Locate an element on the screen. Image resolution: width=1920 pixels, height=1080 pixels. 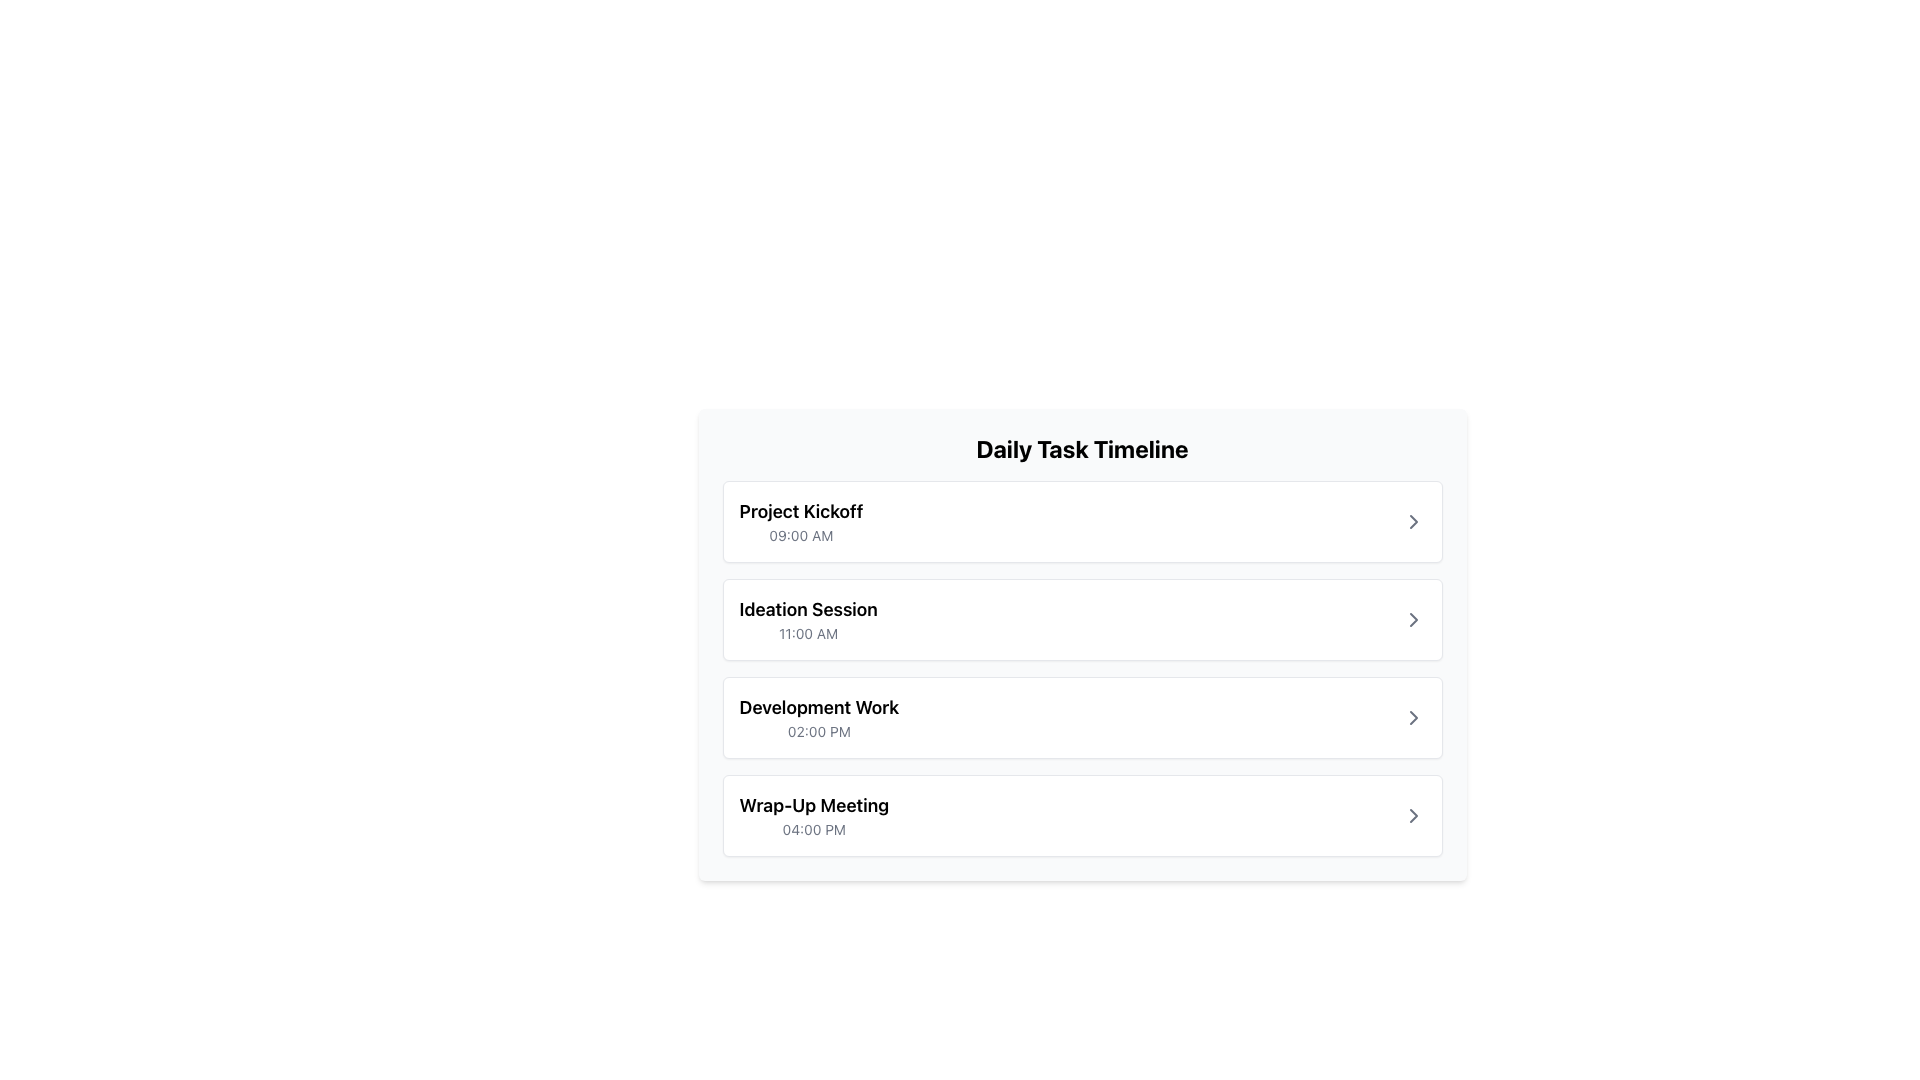
the gray arrow icon positioned in the last row, aligned to the right side, adjacent to the text '04:00 PM' is located at coordinates (1412, 816).